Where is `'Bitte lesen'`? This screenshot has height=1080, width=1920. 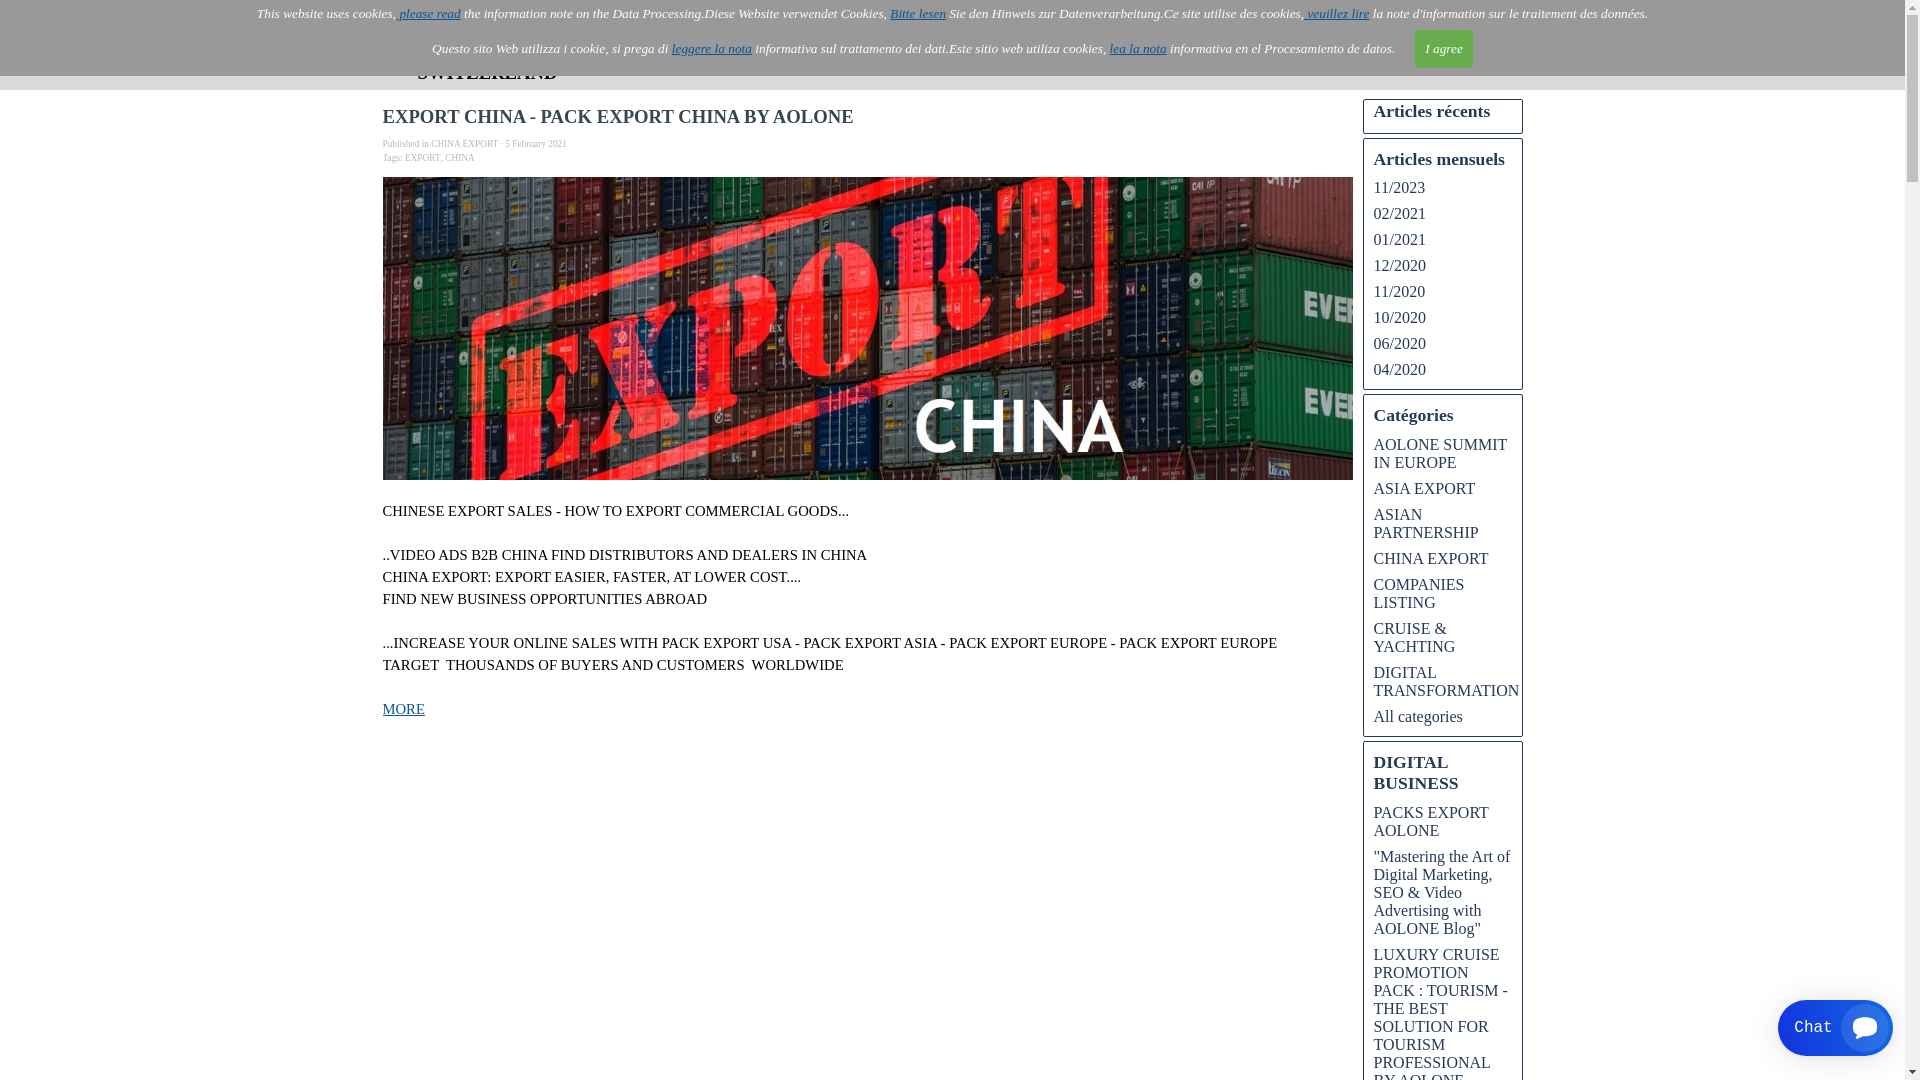 'Bitte lesen' is located at coordinates (916, 13).